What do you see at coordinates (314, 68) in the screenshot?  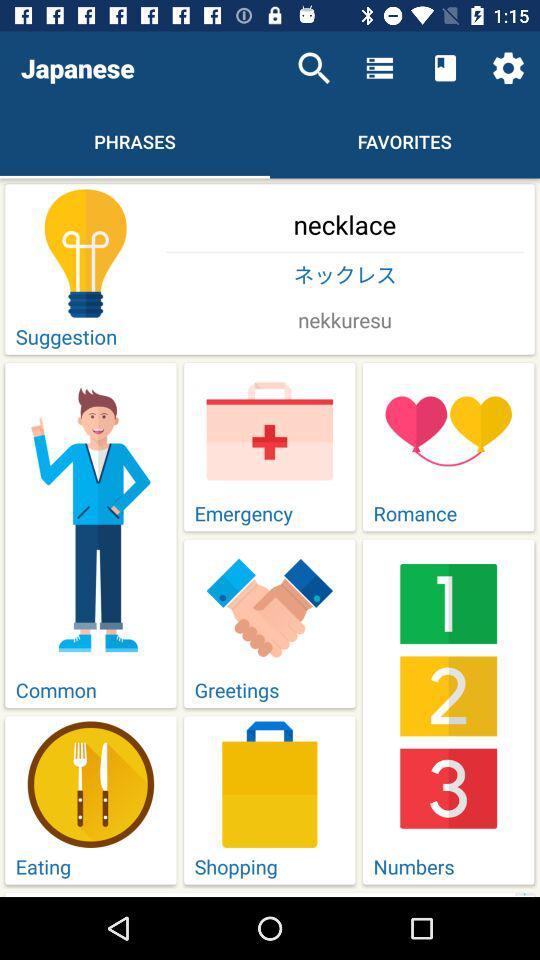 I see `icon next to the japanese icon` at bounding box center [314, 68].